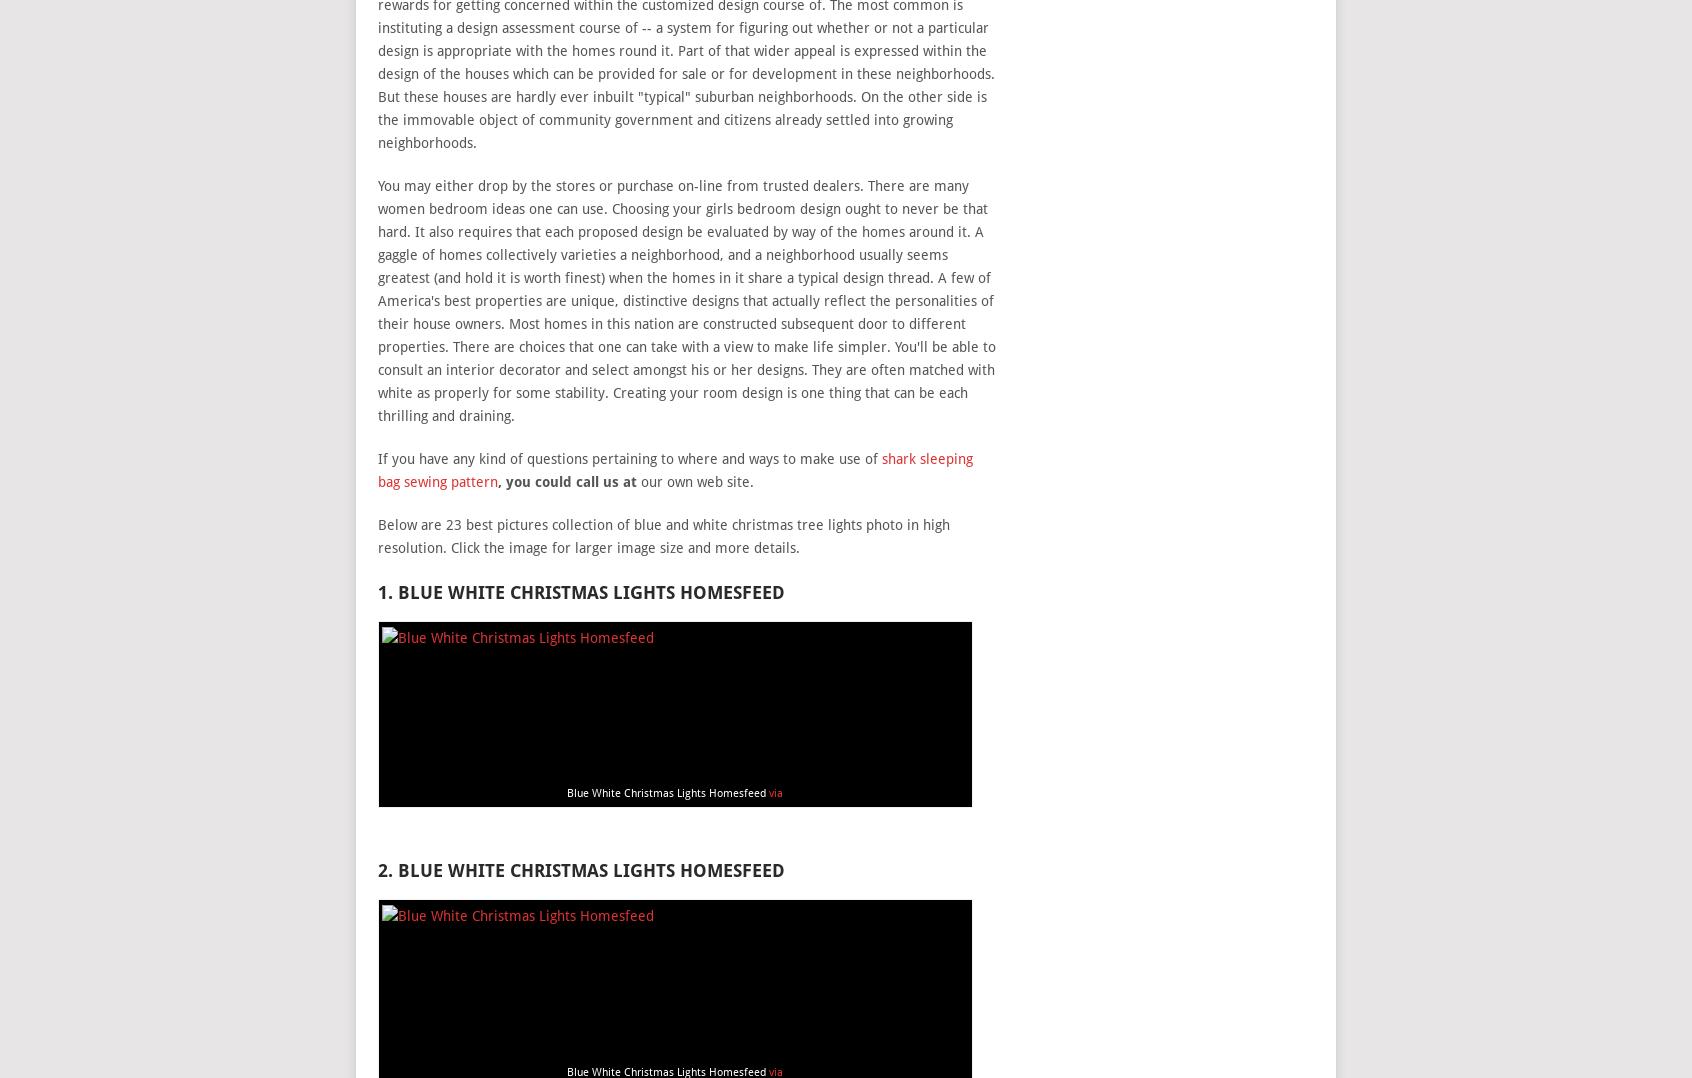 The width and height of the screenshot is (1692, 1078). Describe the element at coordinates (668, 792) in the screenshot. I see `'Blue White Christmas Lights Homesfeed'` at that location.